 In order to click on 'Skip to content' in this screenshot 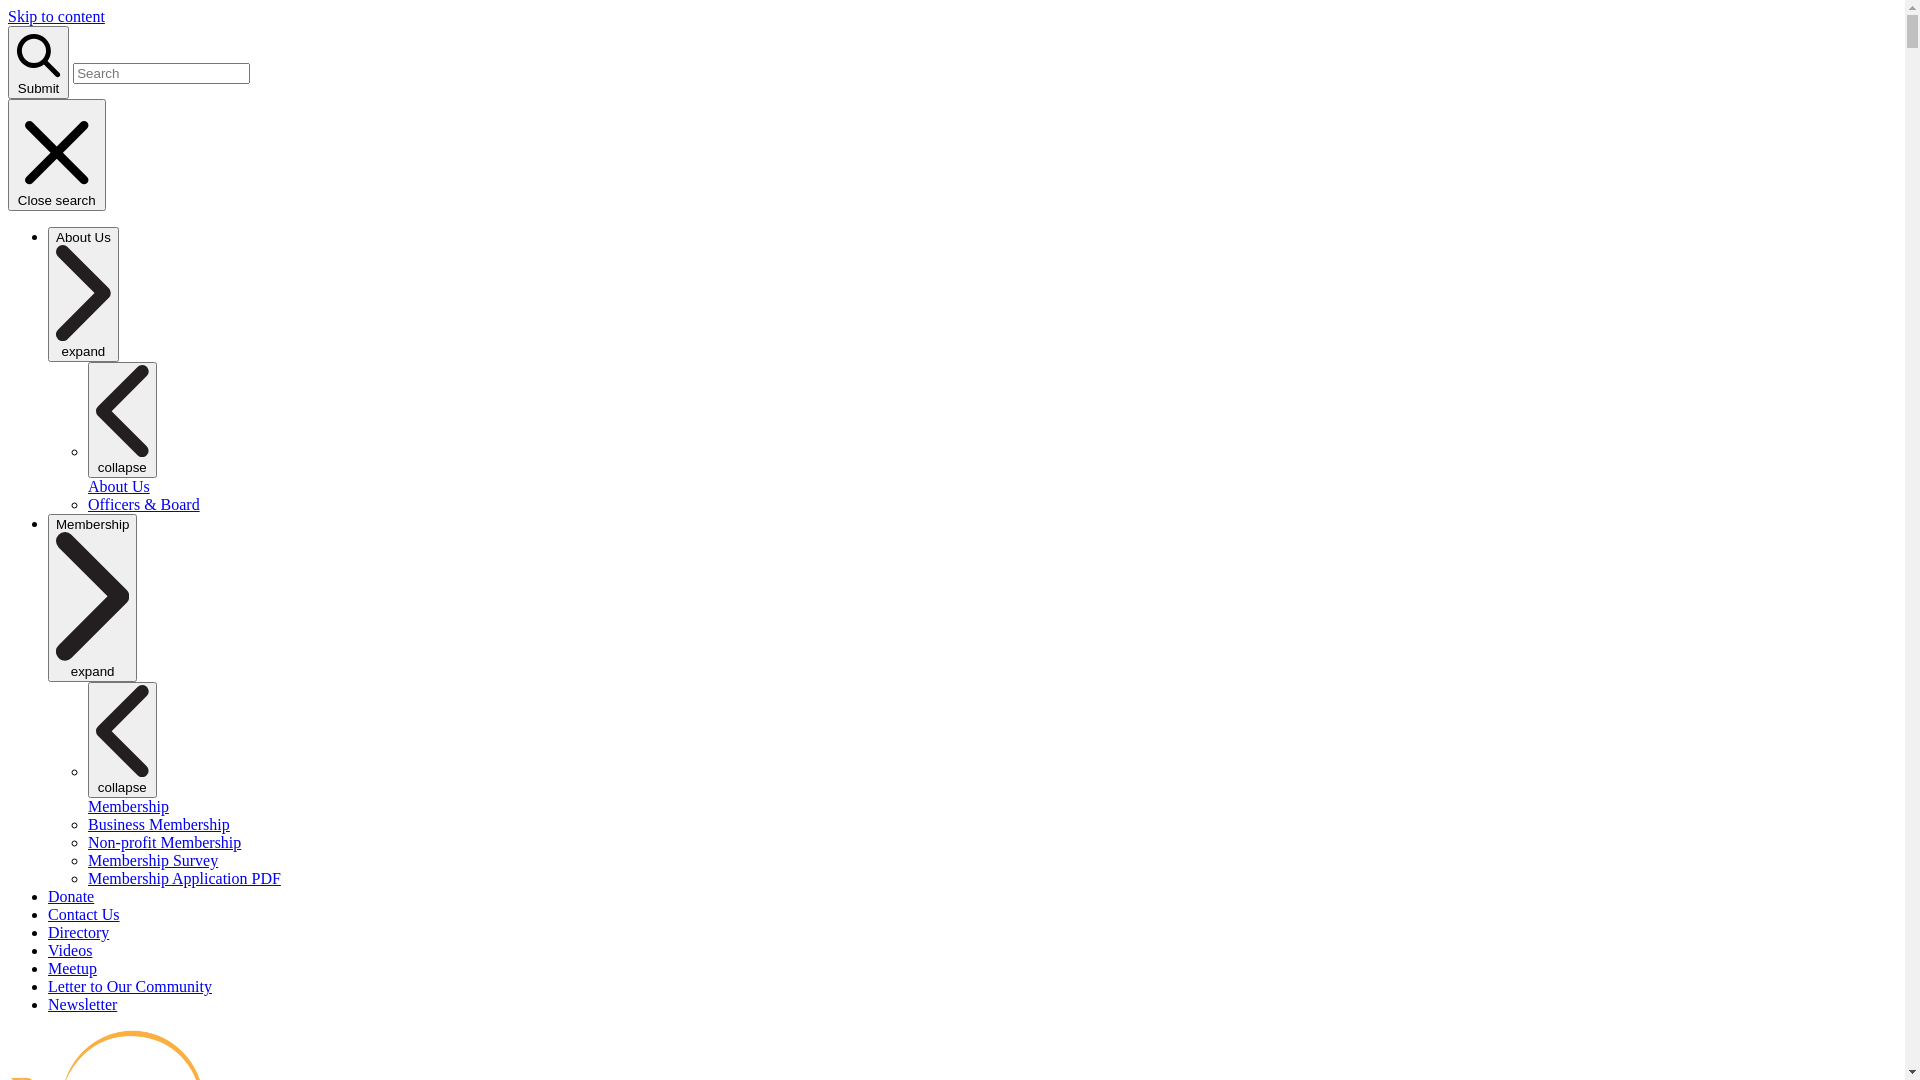, I will do `click(56, 16)`.